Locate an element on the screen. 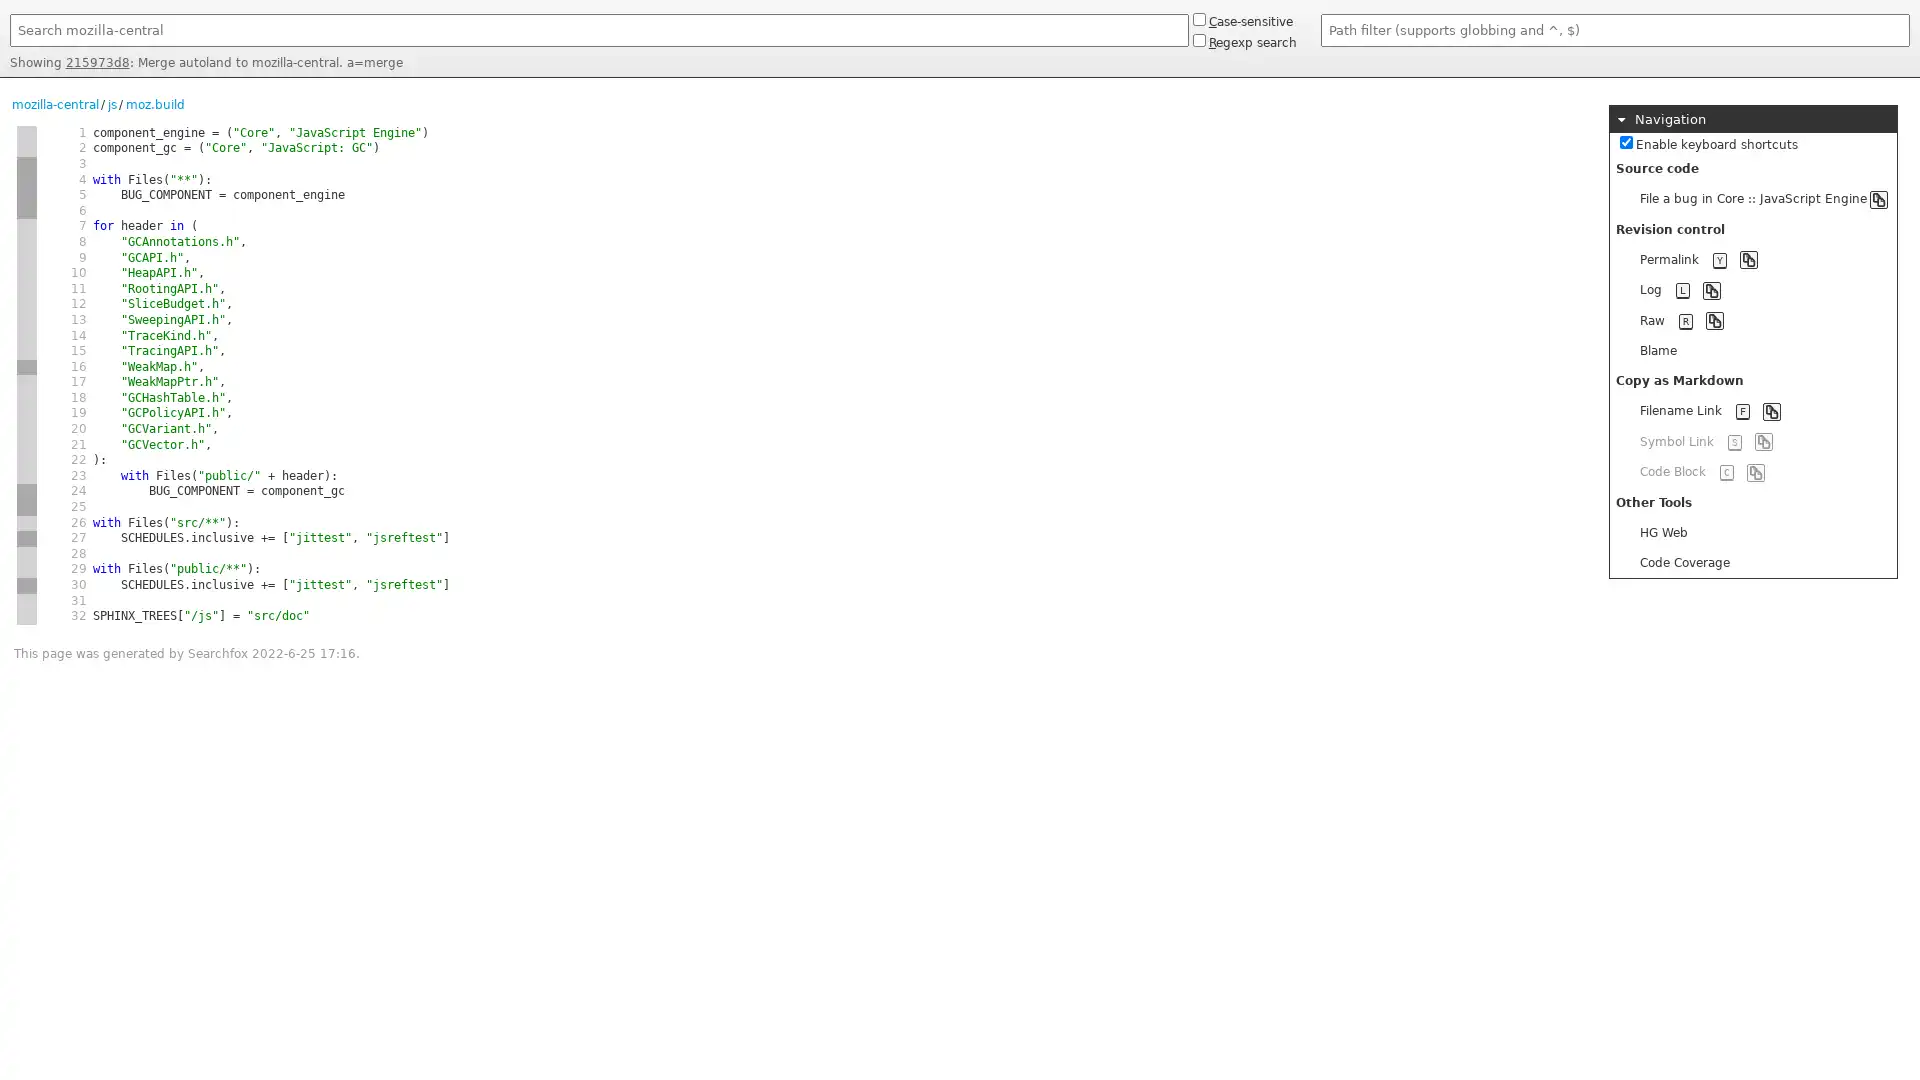 This screenshot has height=1080, width=1920. same hash 1 is located at coordinates (27, 147).